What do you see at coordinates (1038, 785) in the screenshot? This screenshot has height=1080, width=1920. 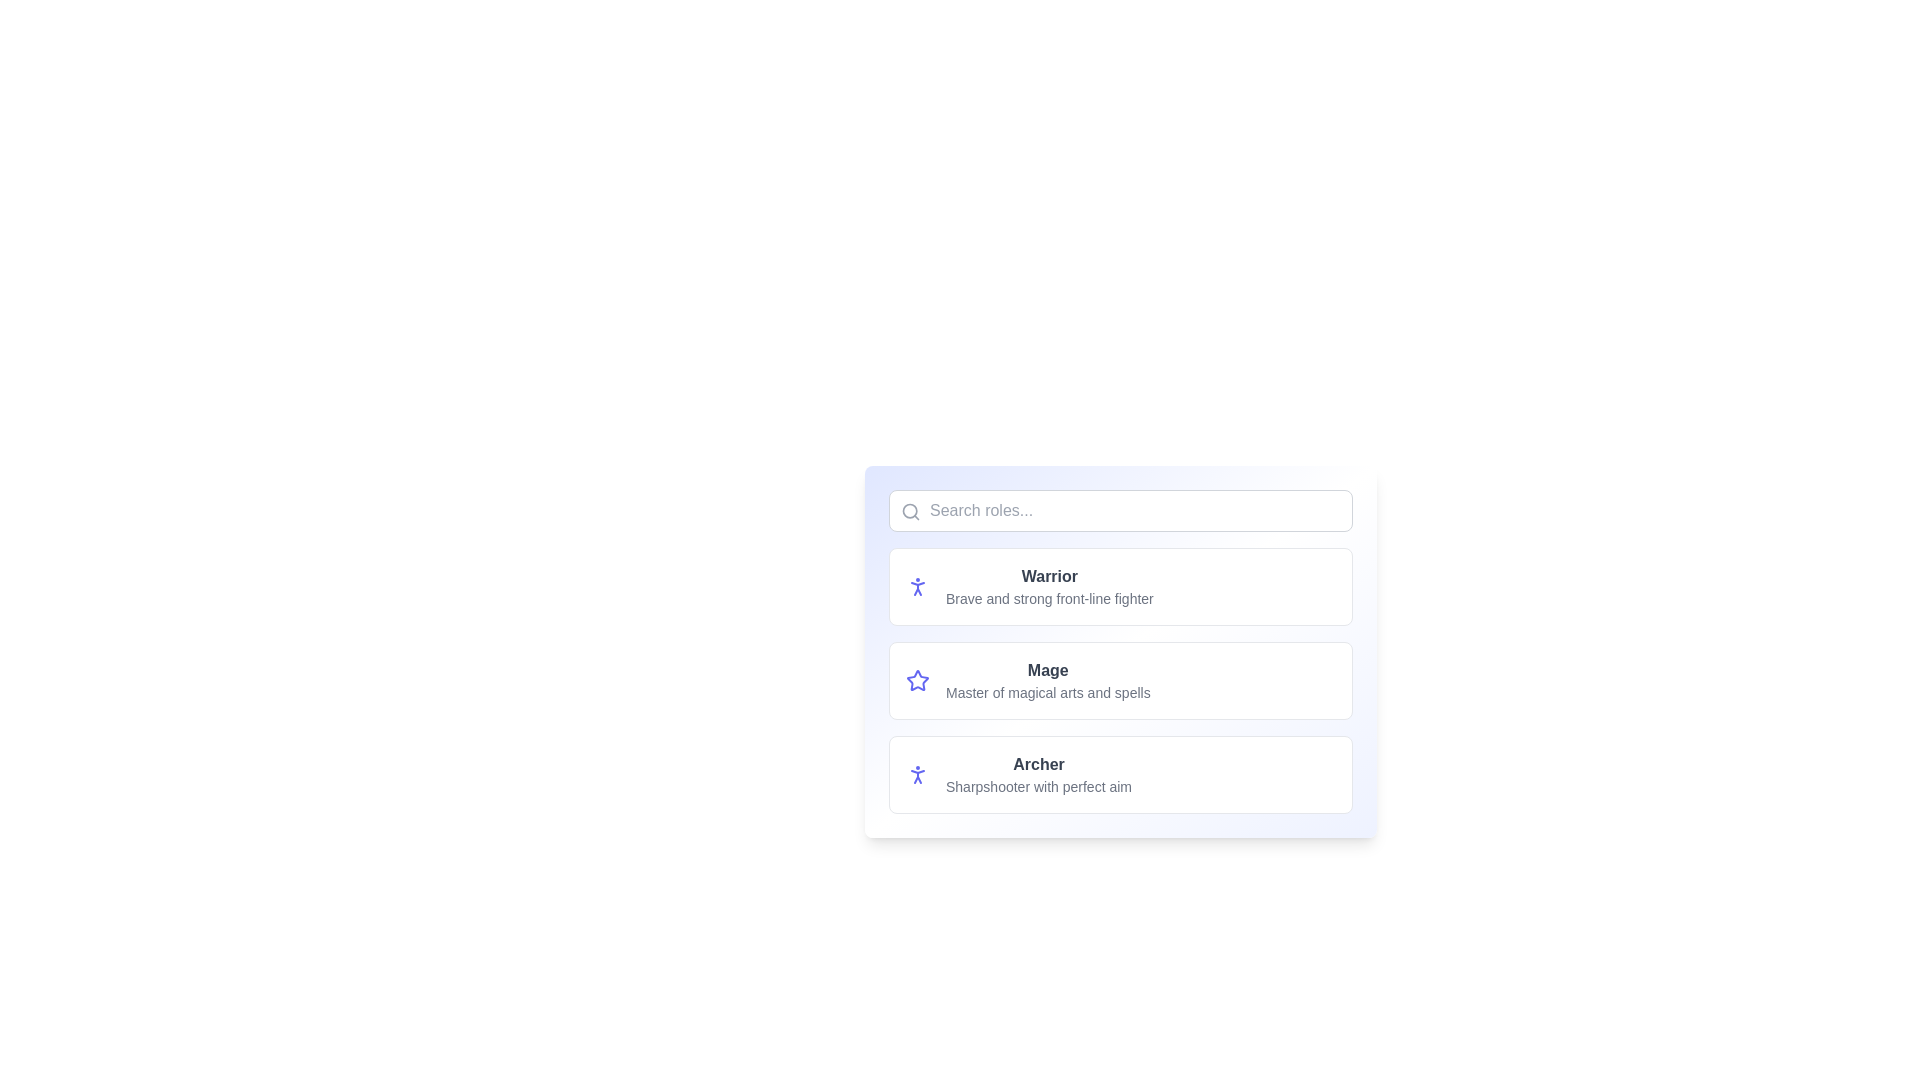 I see `the descriptive text label providing information about the 'Archer' role, located directly beneath the bold 'Archer' title in the roles section` at bounding box center [1038, 785].